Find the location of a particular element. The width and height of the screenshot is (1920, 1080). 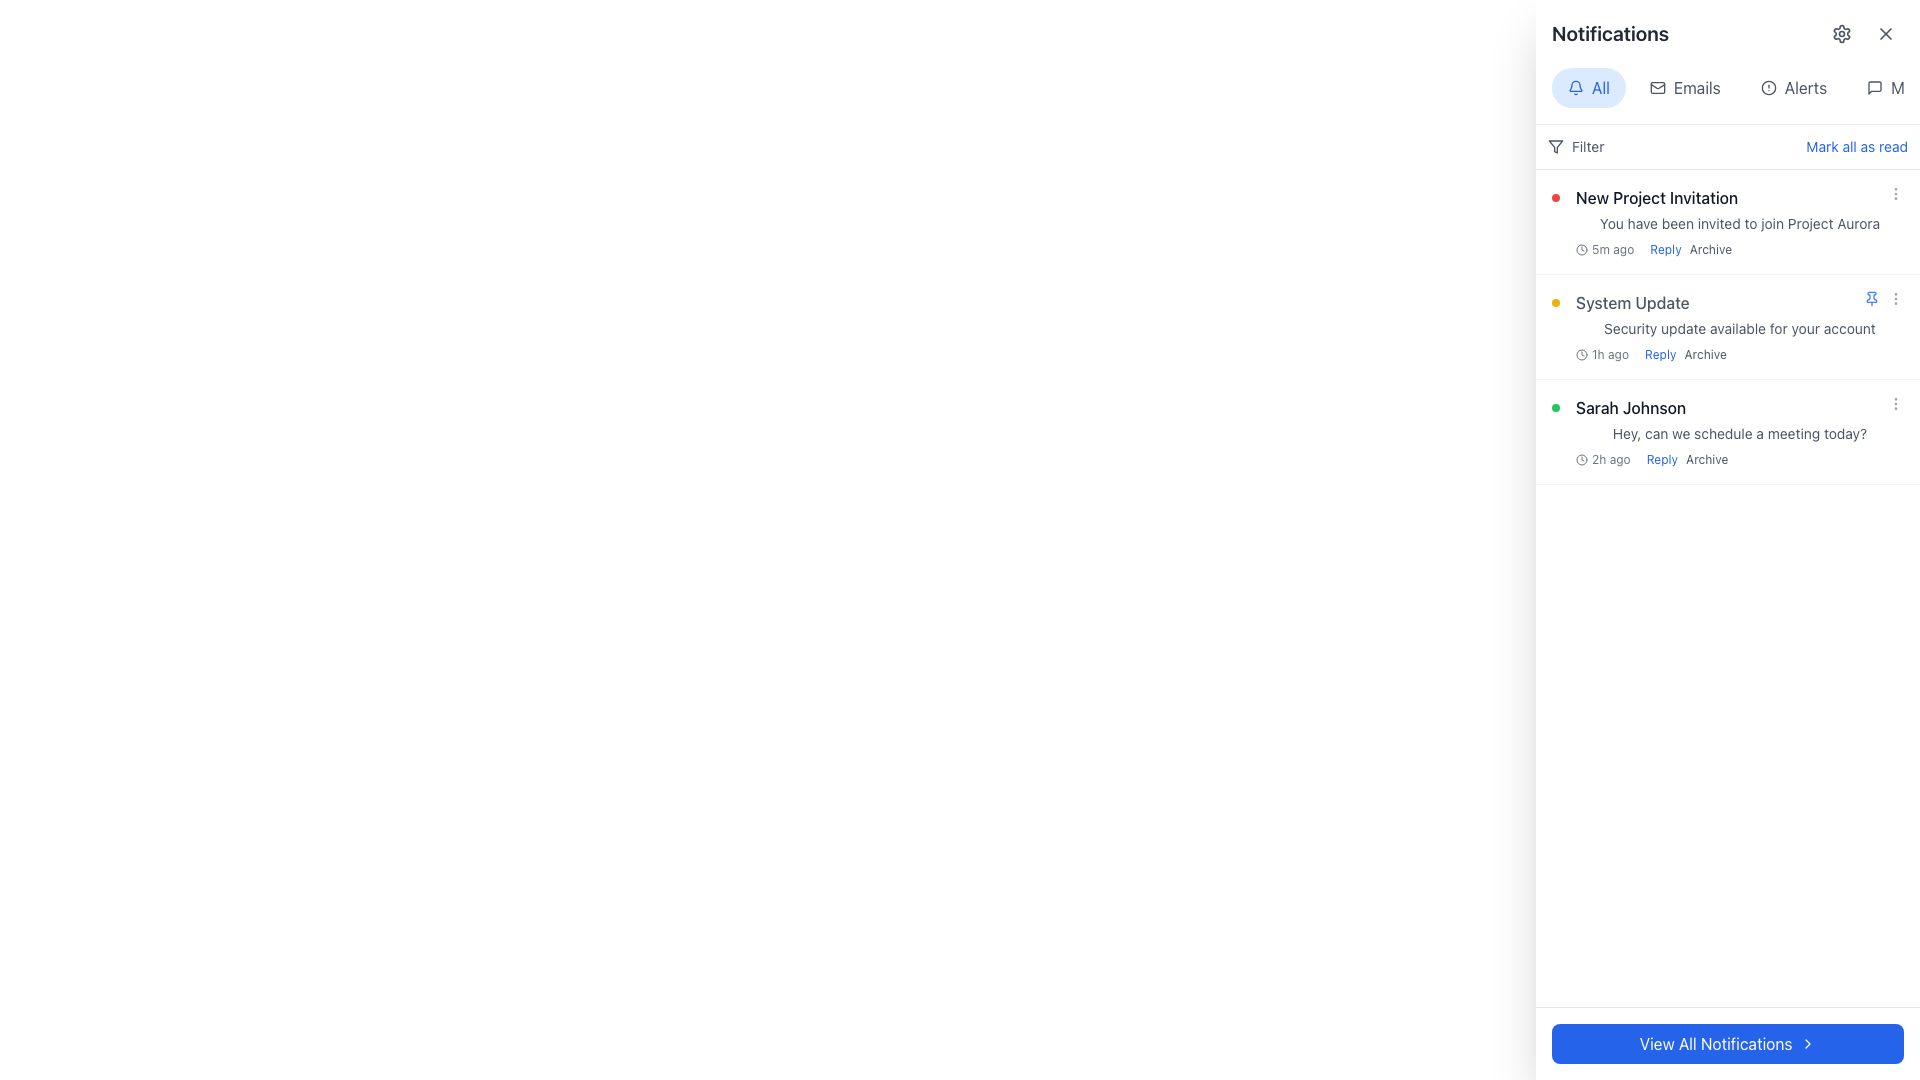

the 'Reply' text link located to the right of the 'New Project Invitation' notification to initiate a reply is located at coordinates (1665, 249).